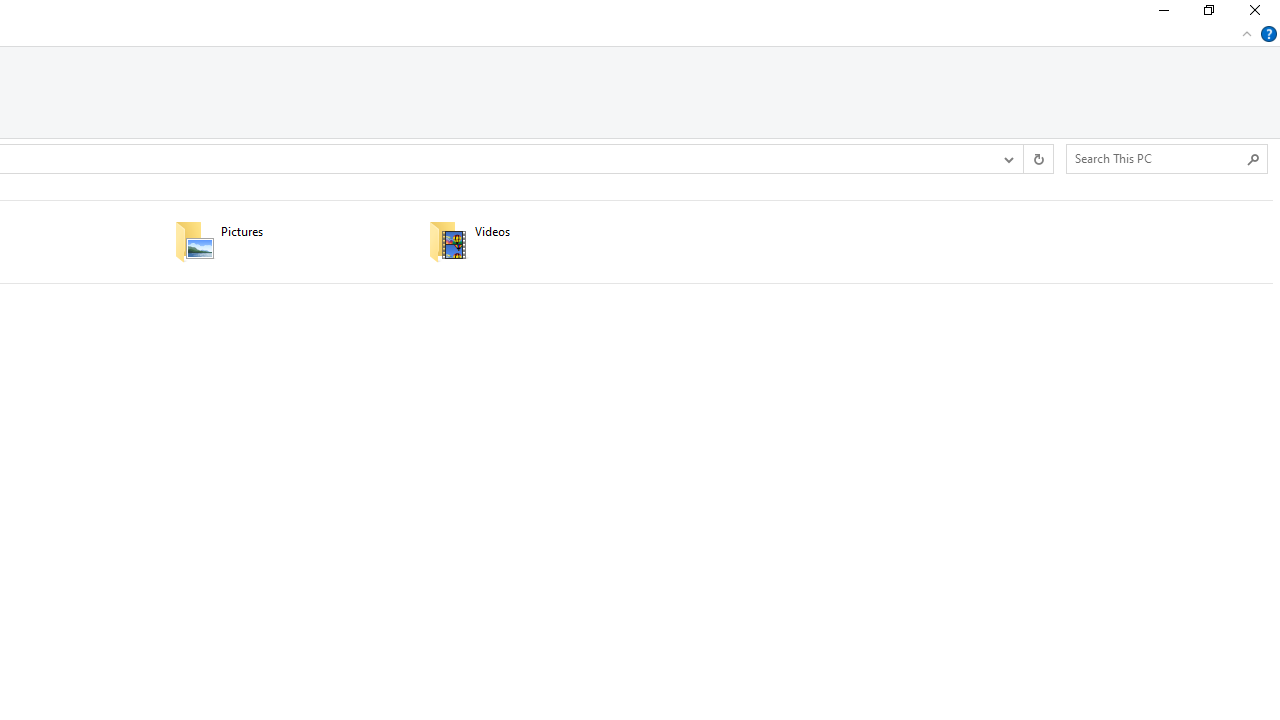 This screenshot has width=1280, height=720. What do you see at coordinates (1023, 158) in the screenshot?
I see `'Address band toolbar'` at bounding box center [1023, 158].